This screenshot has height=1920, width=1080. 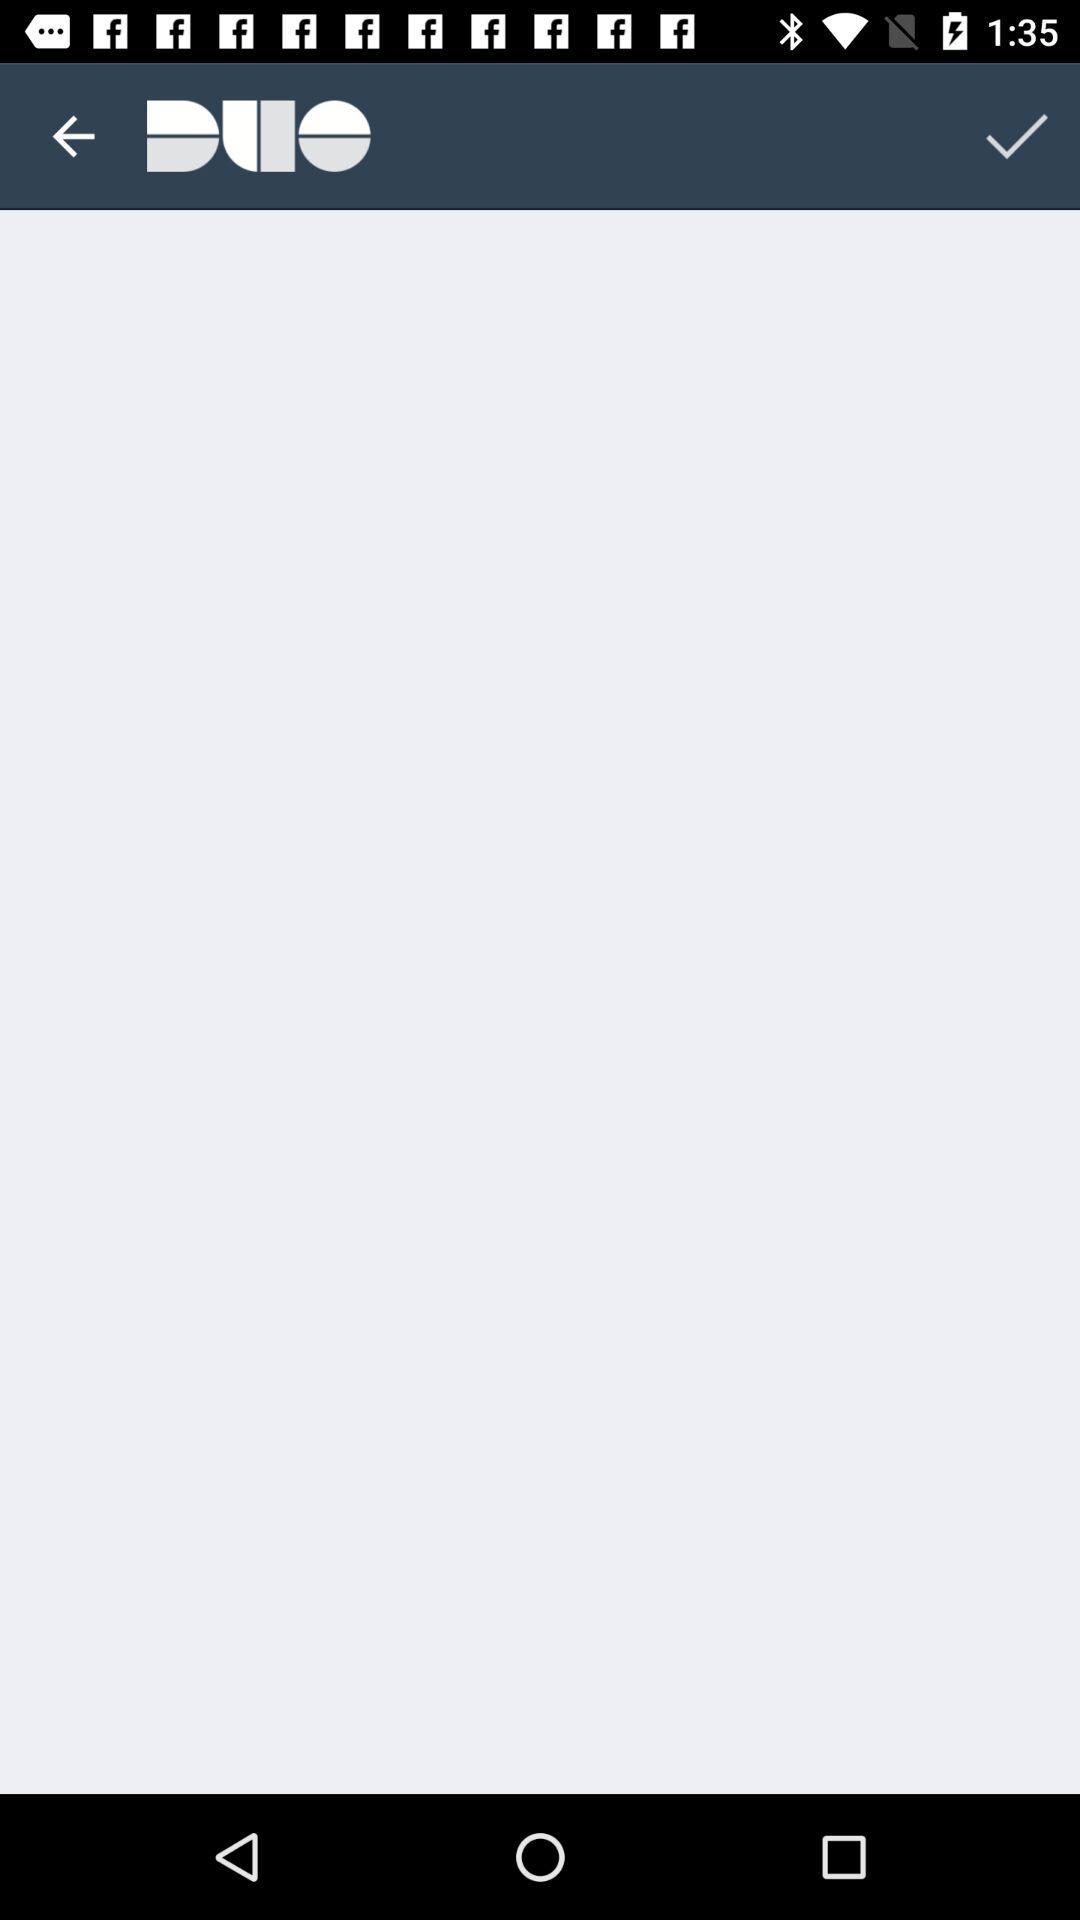 I want to click on the item at the center, so click(x=540, y=1002).